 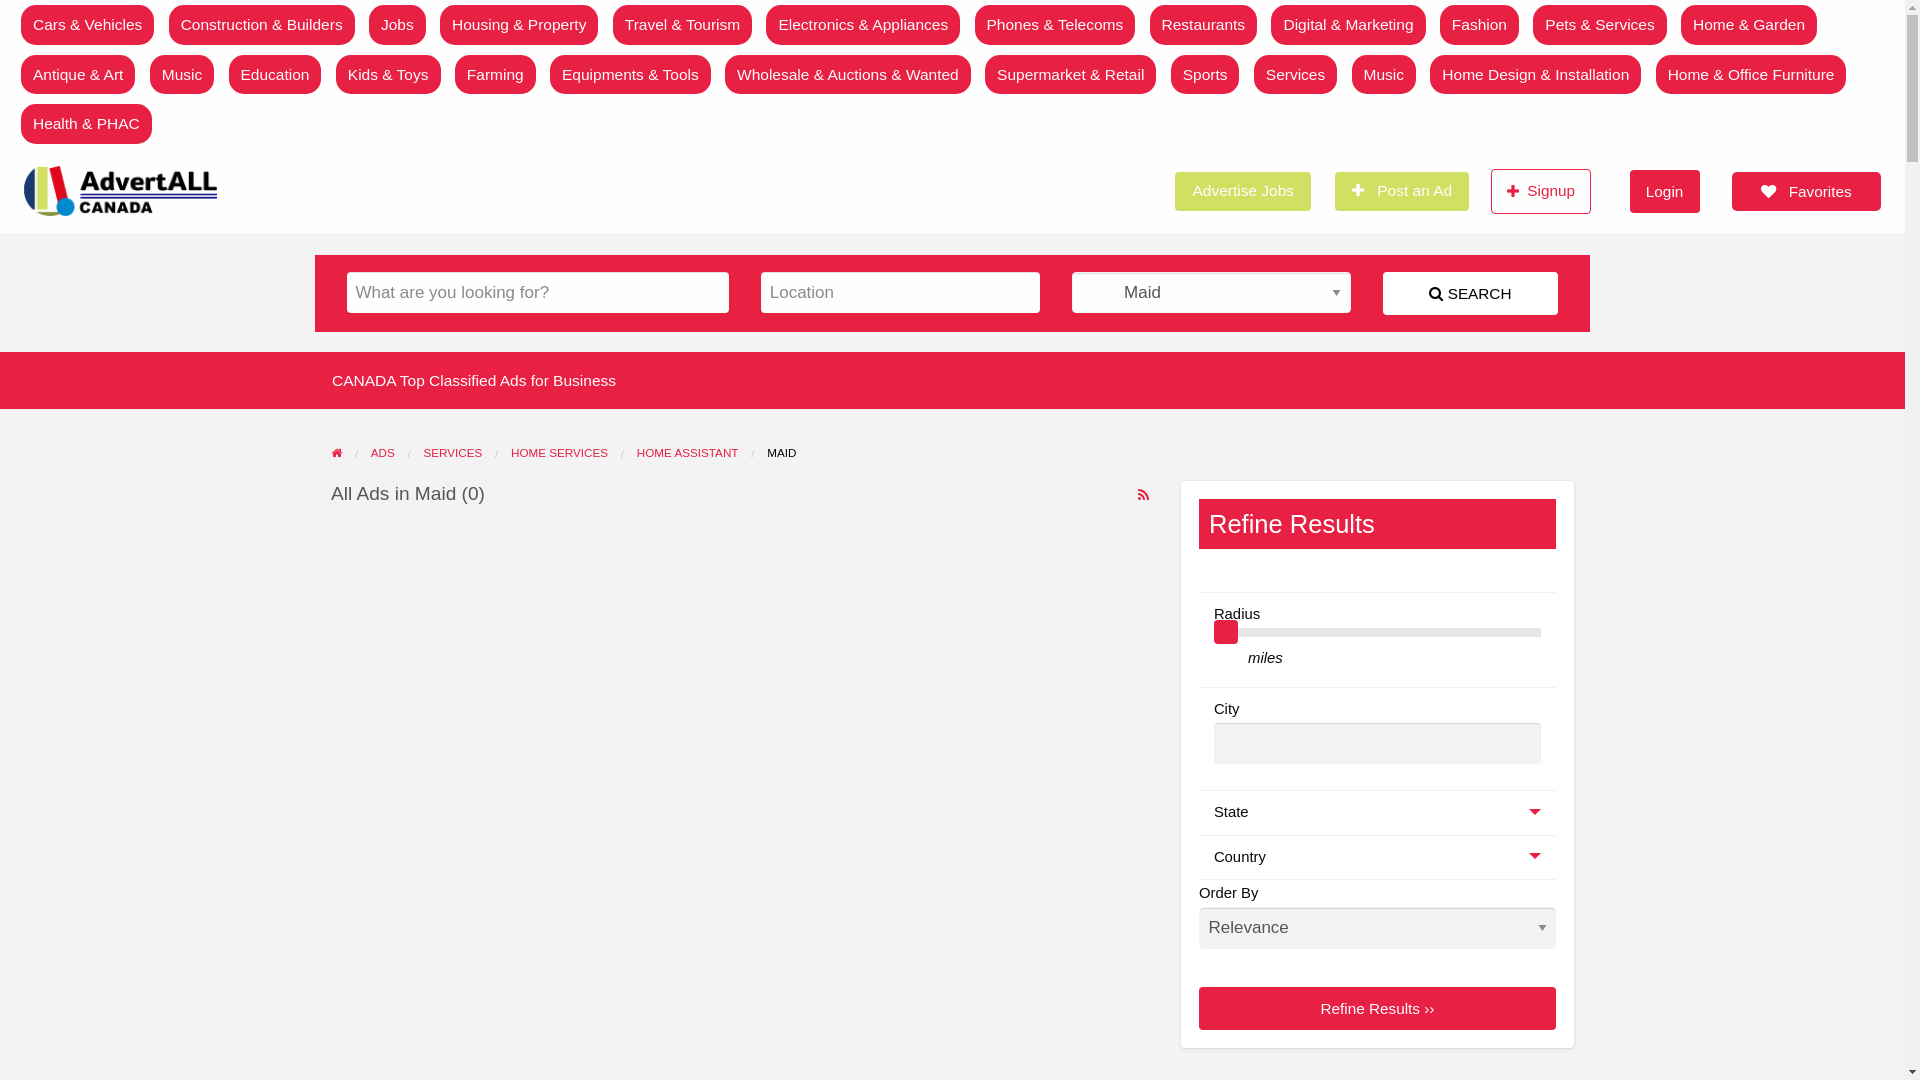 I want to click on 'Housing & Property', so click(x=518, y=24).